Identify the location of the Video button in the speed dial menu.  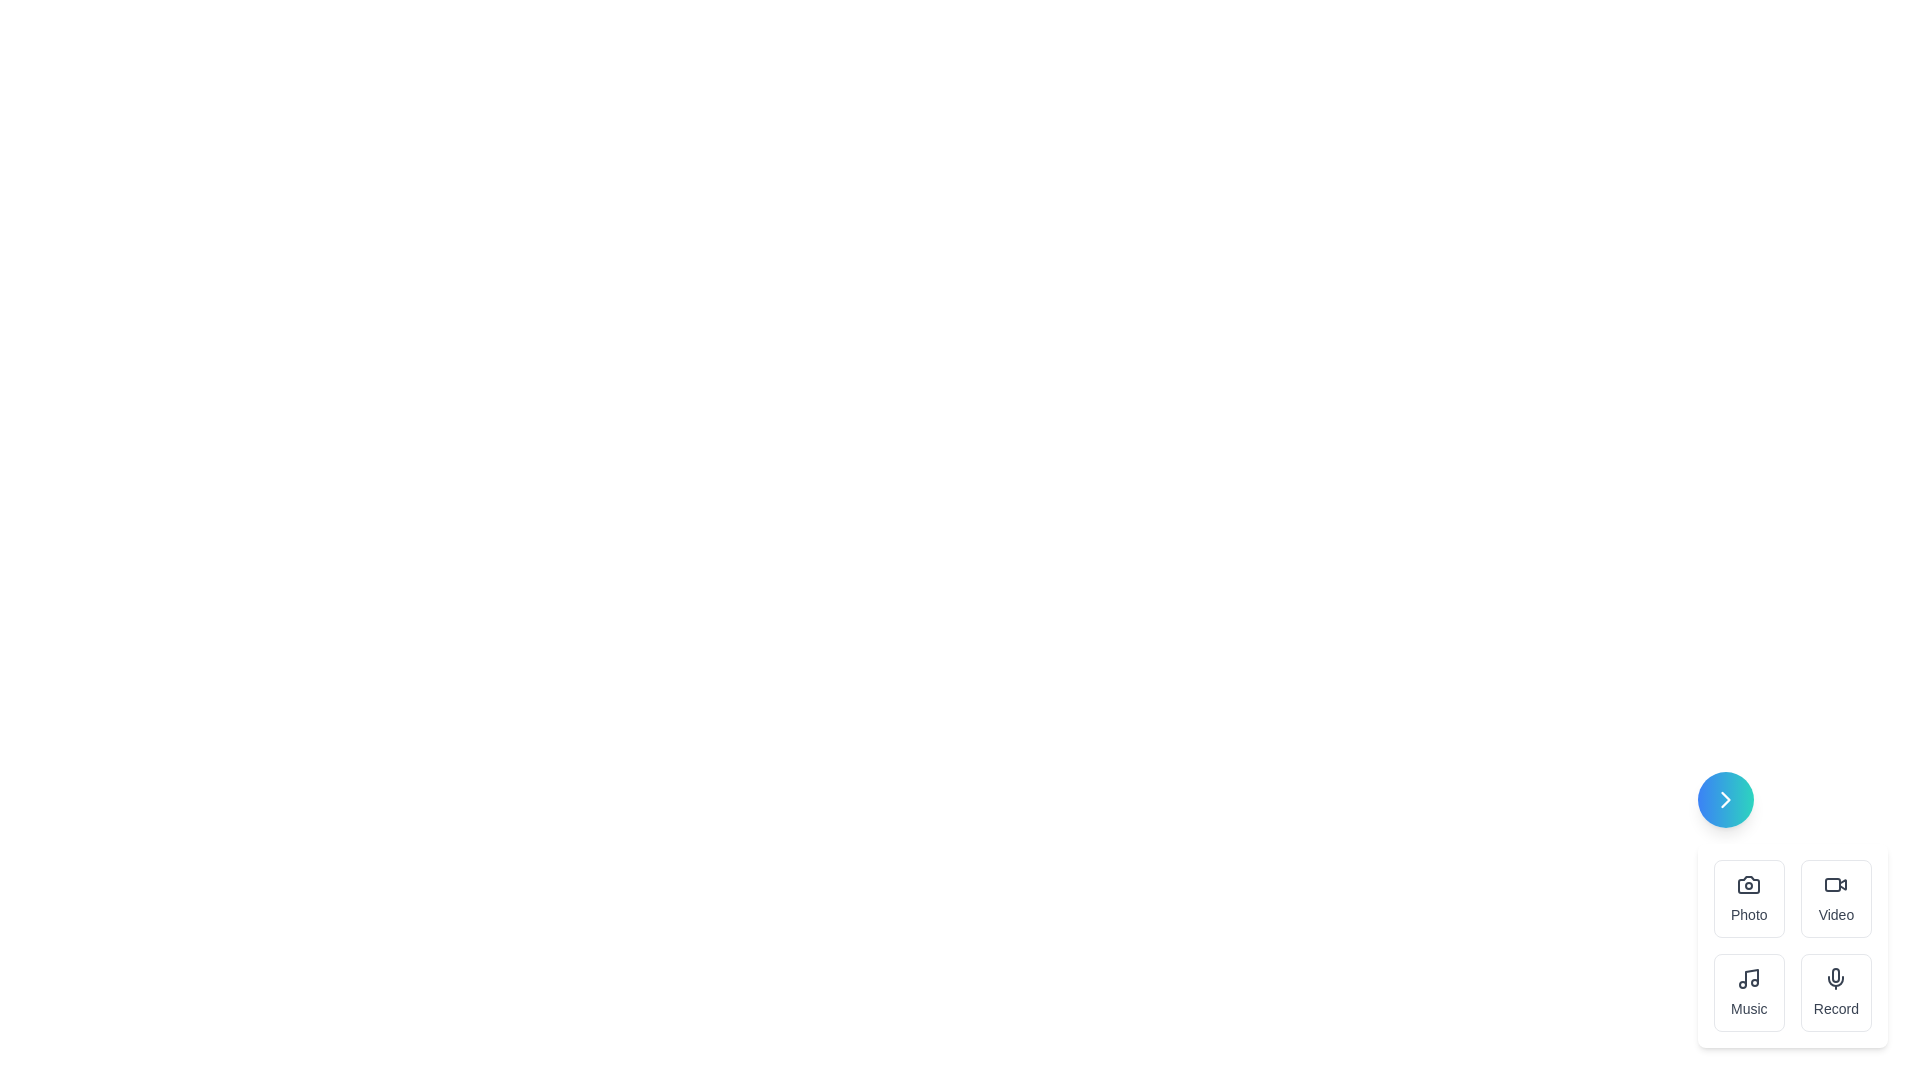
(1836, 897).